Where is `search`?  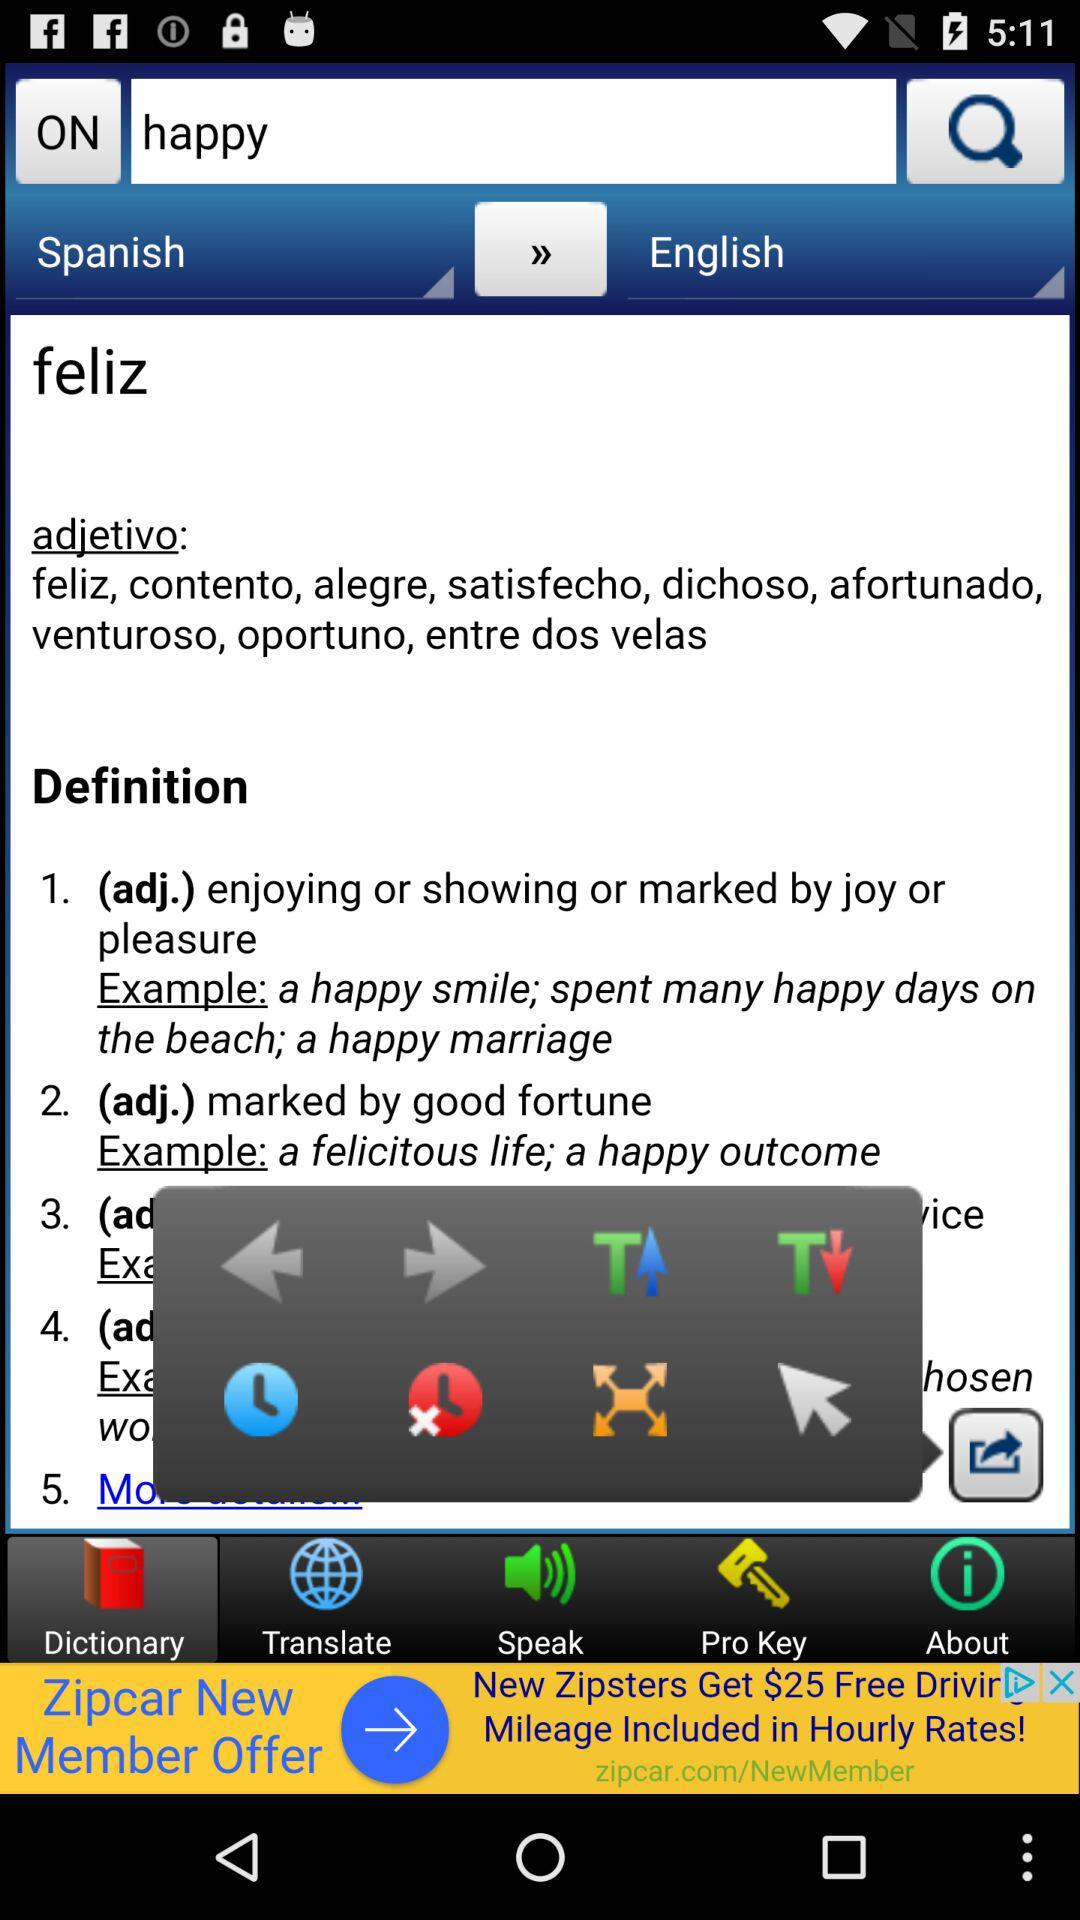
search is located at coordinates (984, 130).